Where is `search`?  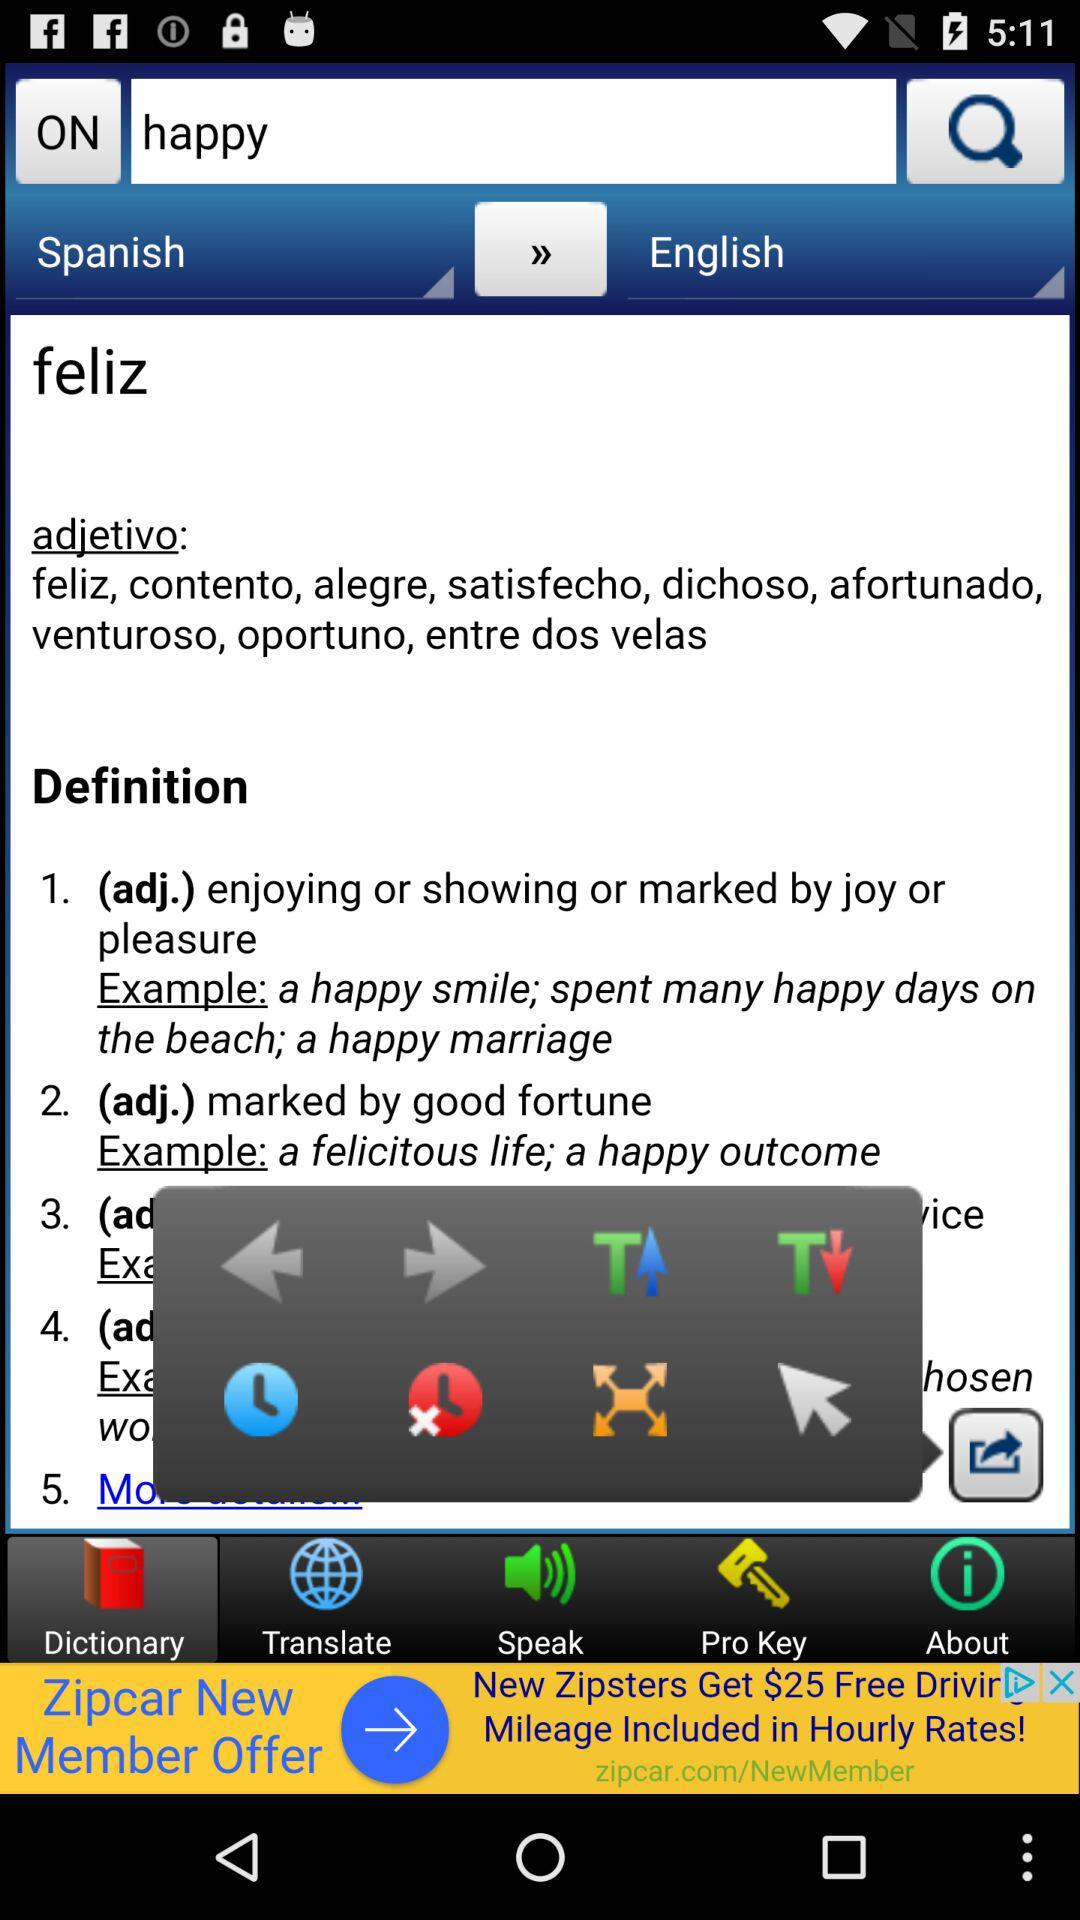
search is located at coordinates (984, 130).